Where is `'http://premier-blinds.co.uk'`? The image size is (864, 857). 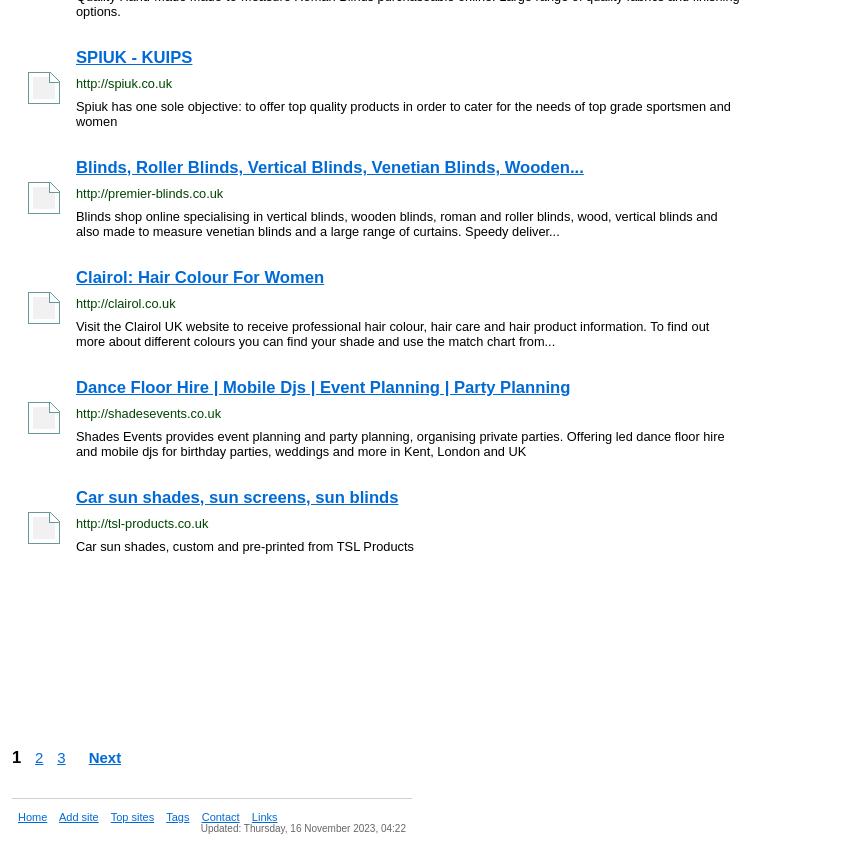 'http://premier-blinds.co.uk' is located at coordinates (148, 193).